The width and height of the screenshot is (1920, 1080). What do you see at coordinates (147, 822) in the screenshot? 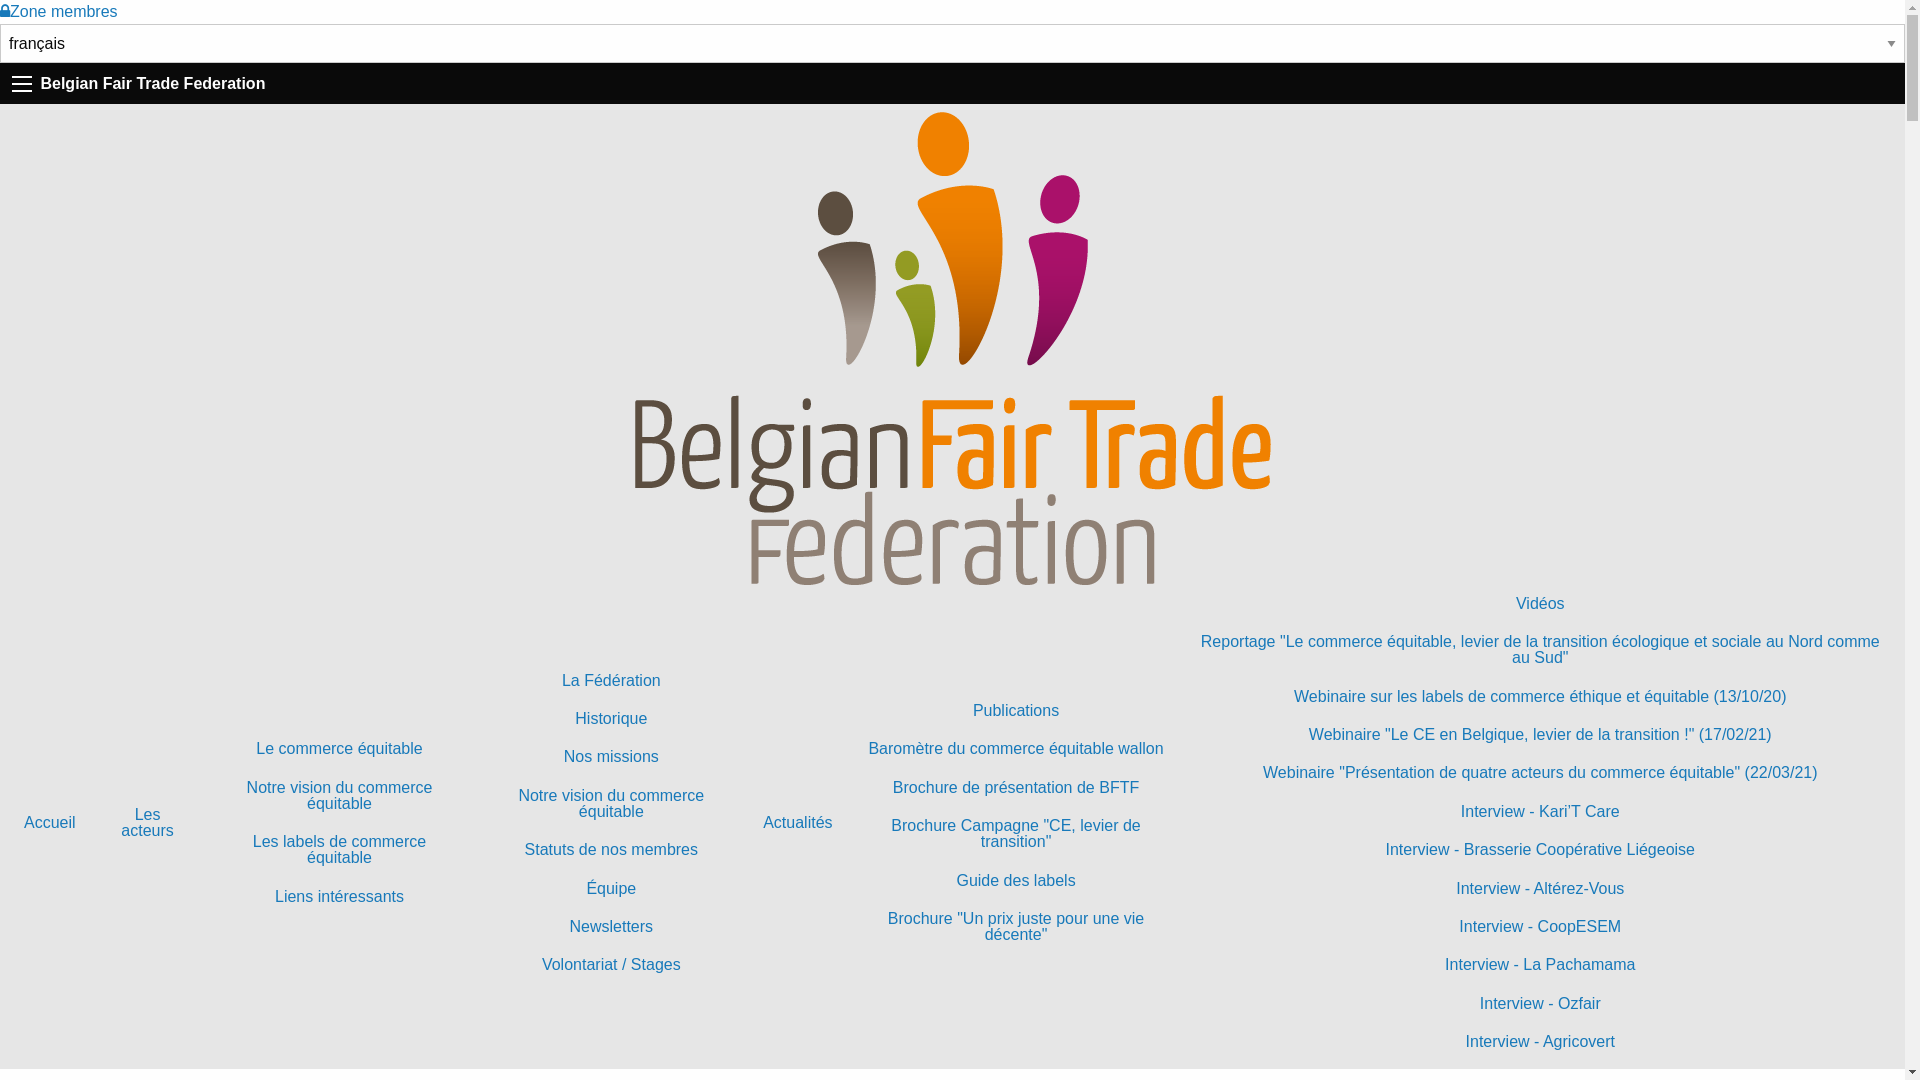
I see `'Les acteurs'` at bounding box center [147, 822].